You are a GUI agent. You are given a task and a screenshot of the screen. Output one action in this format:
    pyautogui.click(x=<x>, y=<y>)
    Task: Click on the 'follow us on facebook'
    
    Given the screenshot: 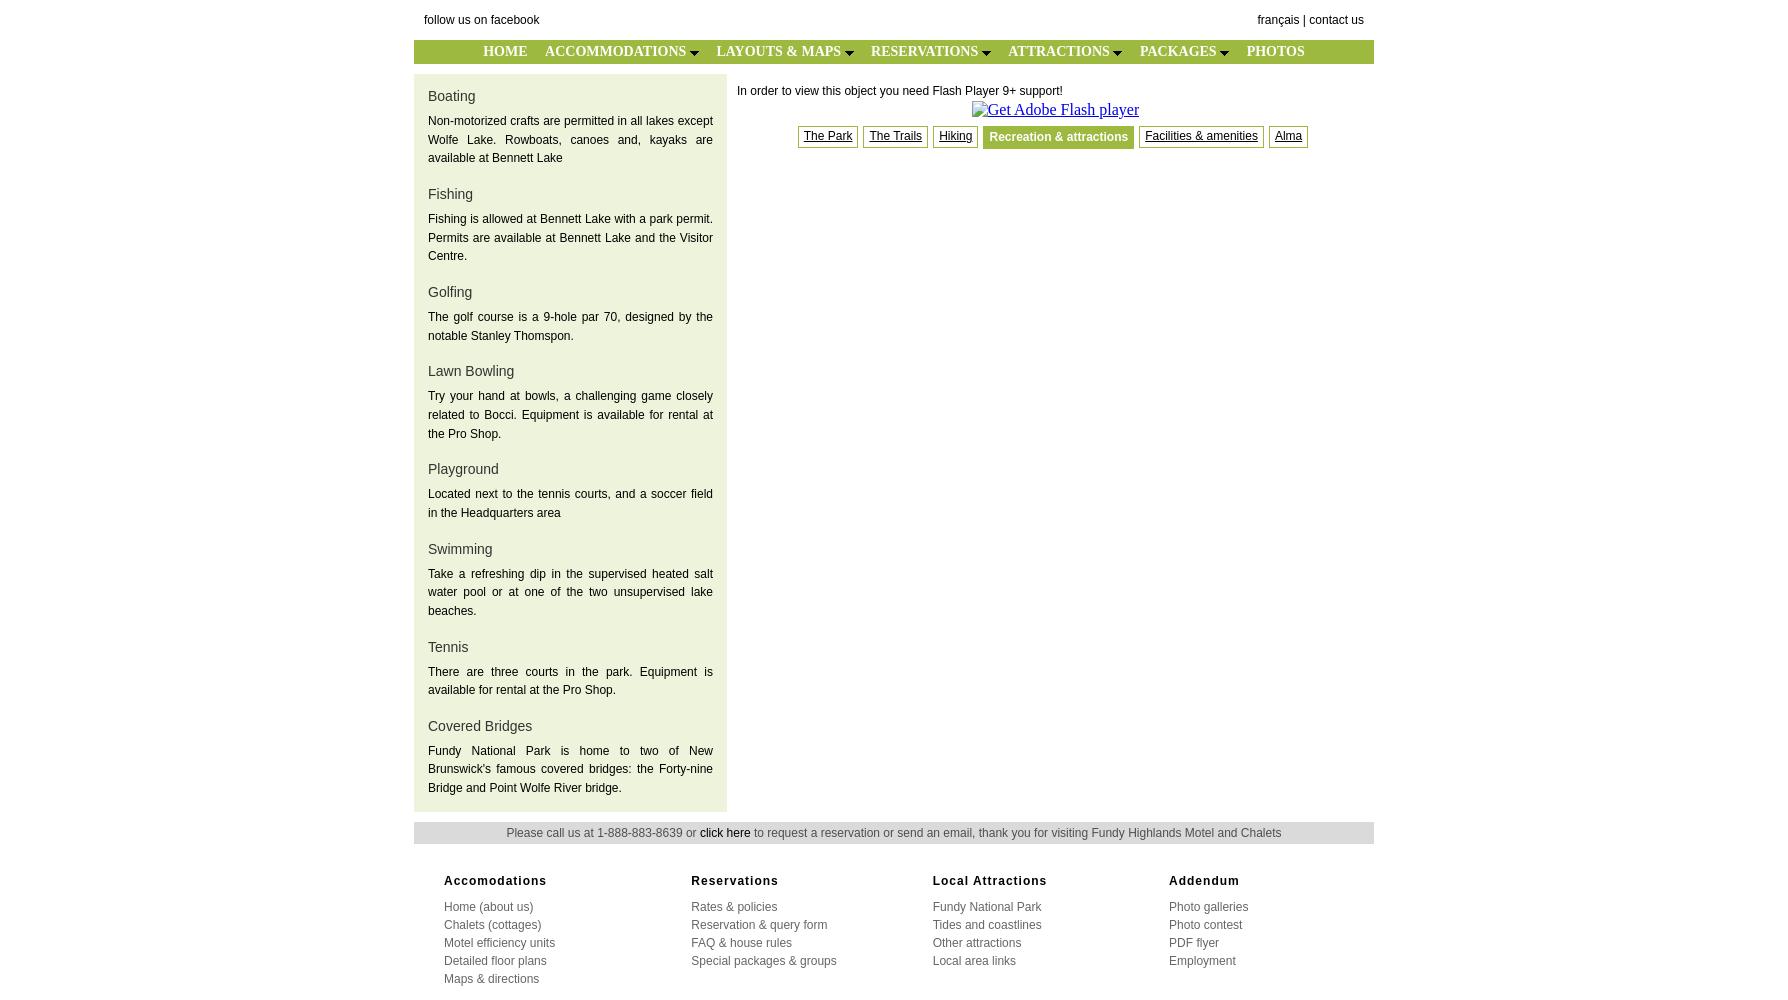 What is the action you would take?
    pyautogui.click(x=481, y=20)
    